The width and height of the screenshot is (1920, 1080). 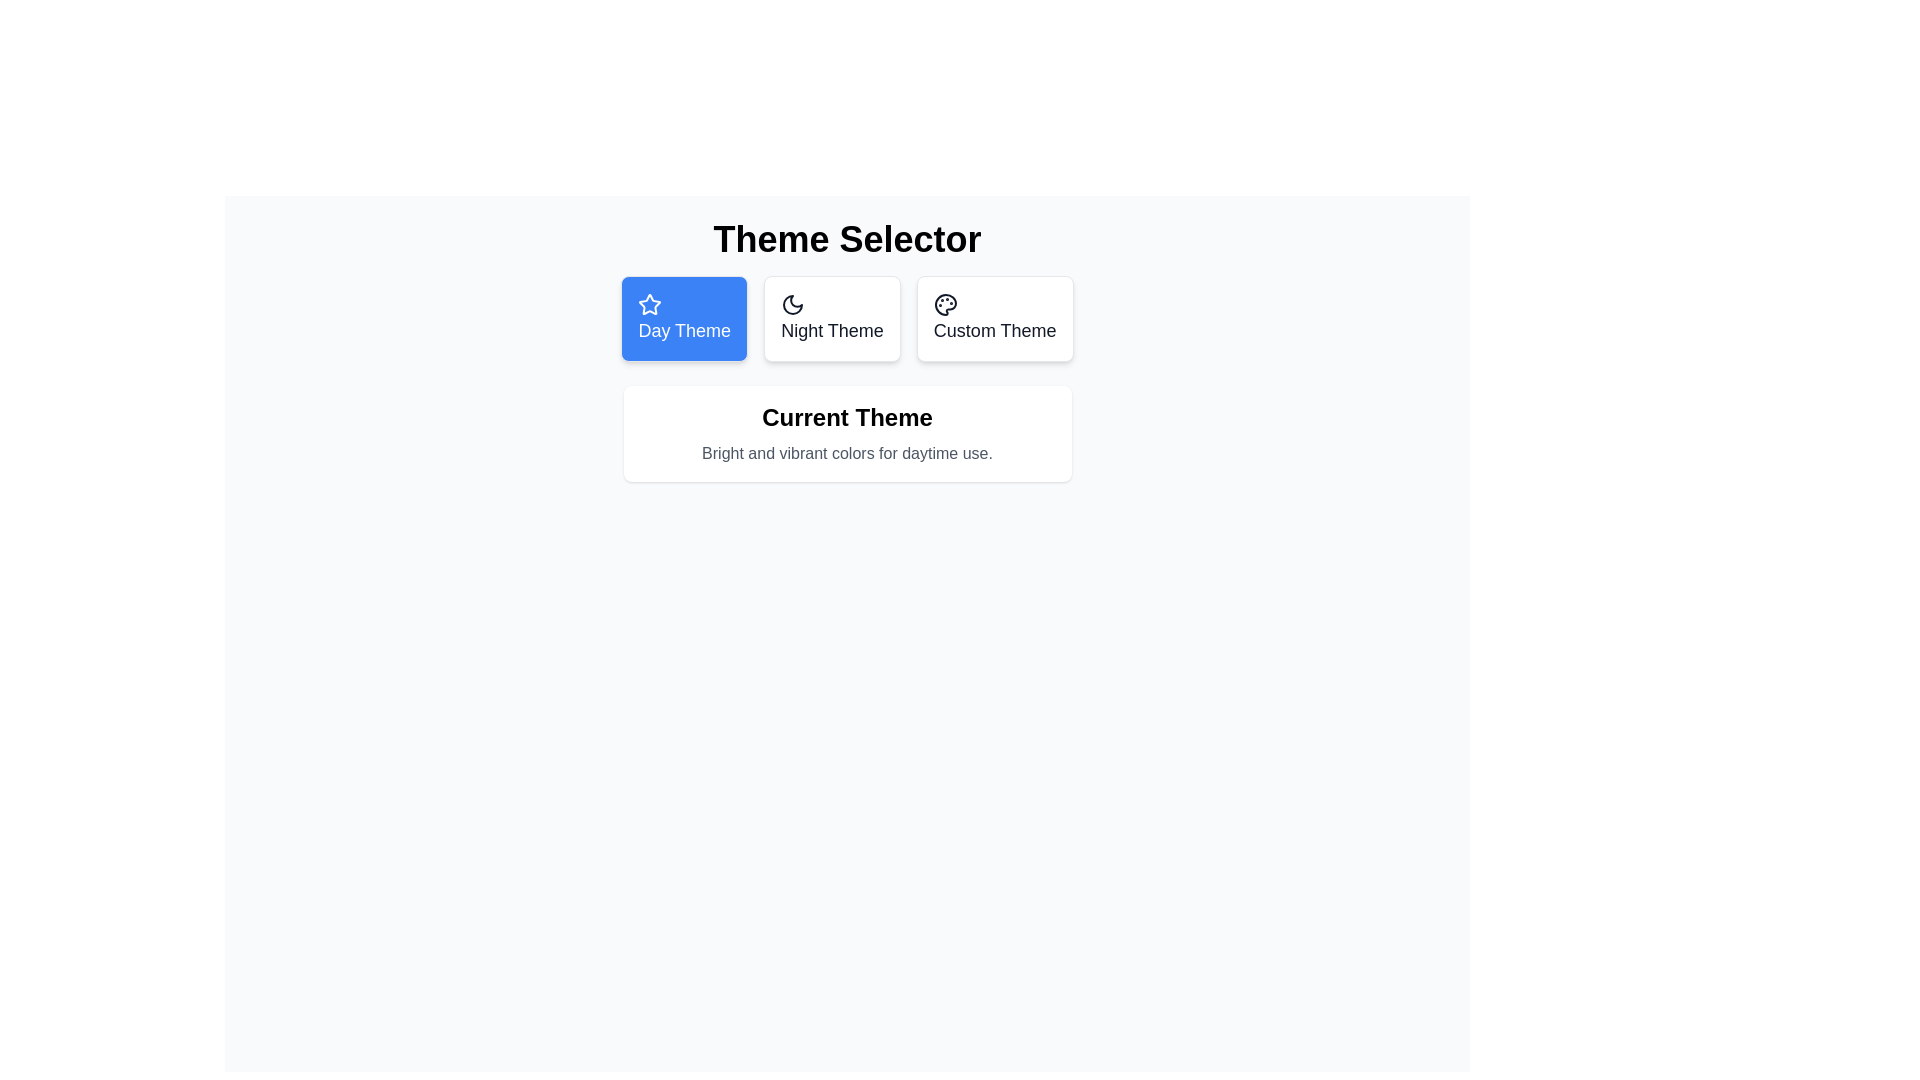 I want to click on the theme button Night Theme to observe its hover effect, so click(x=832, y=318).